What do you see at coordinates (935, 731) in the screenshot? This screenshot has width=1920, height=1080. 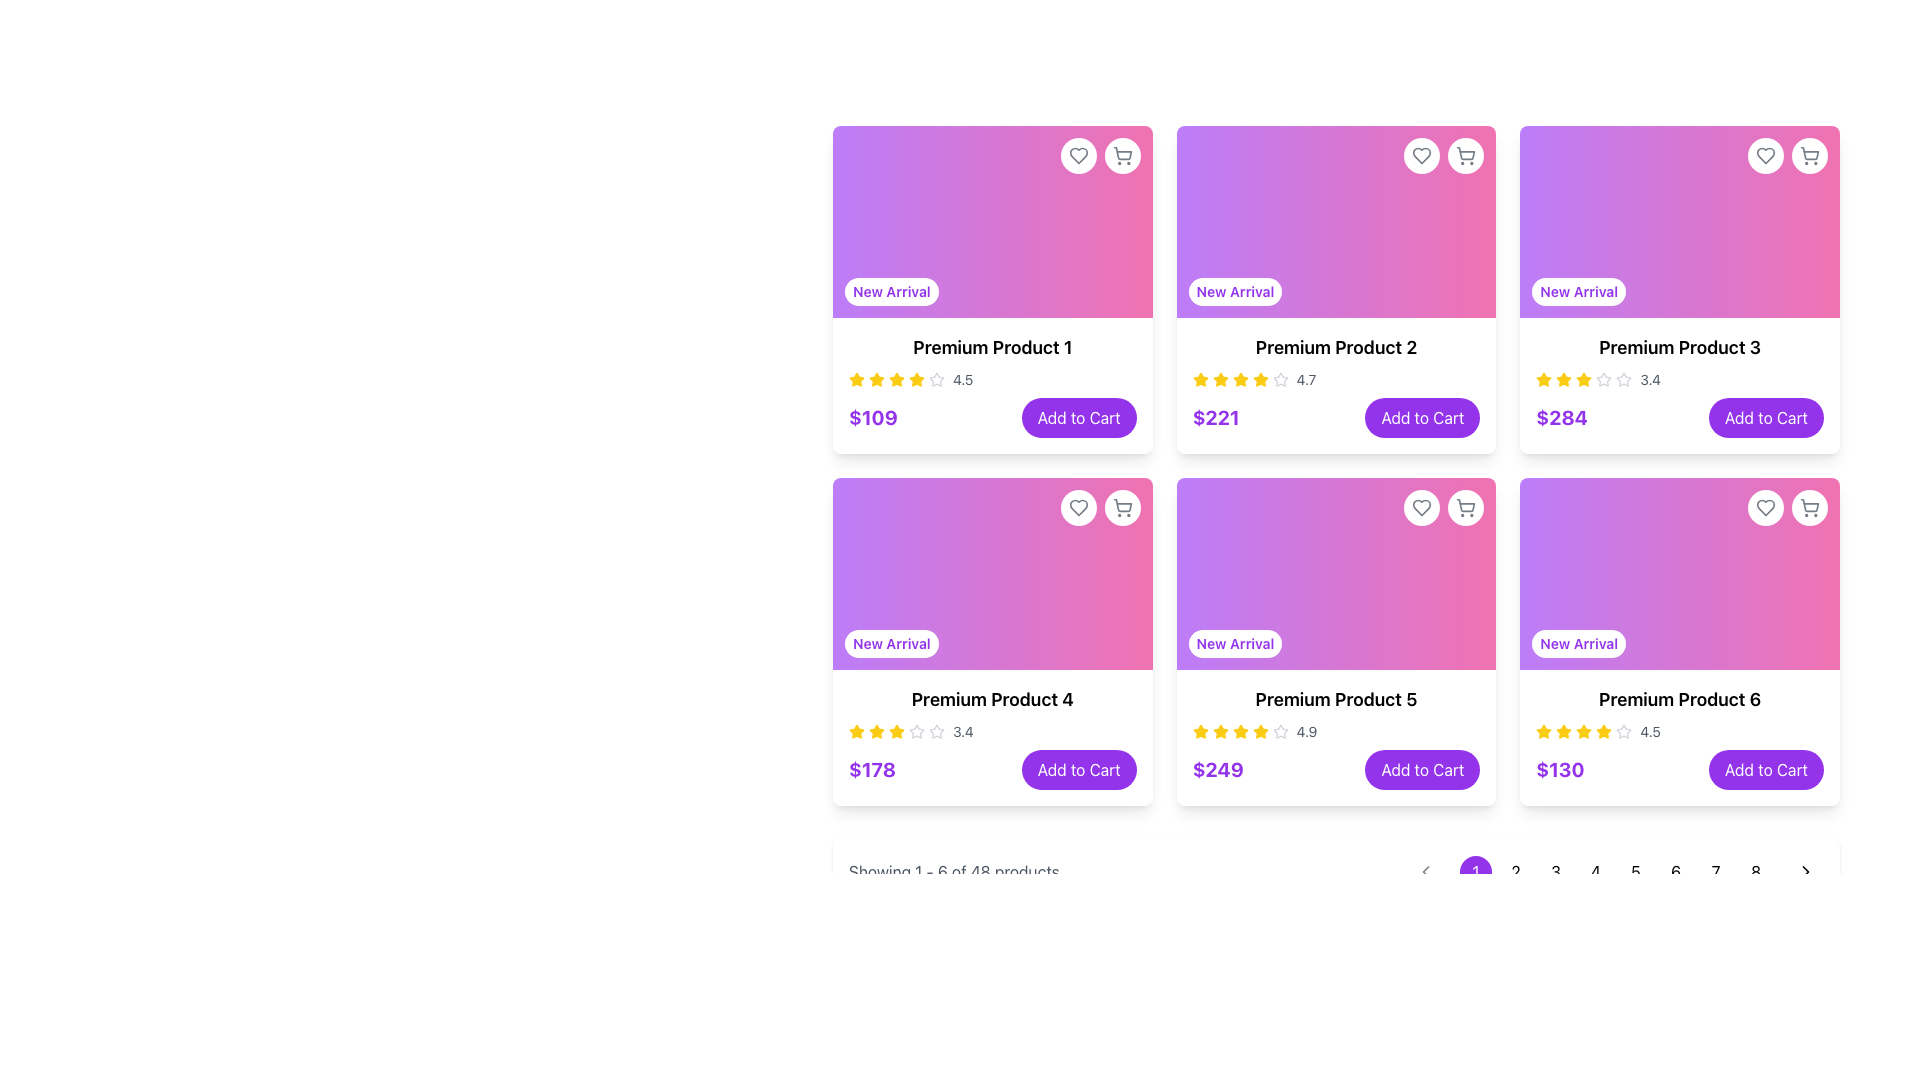 I see `the fourth star icon indicating the user rating for 'Premium Product 4', located in the second row and first column of the product grid` at bounding box center [935, 731].